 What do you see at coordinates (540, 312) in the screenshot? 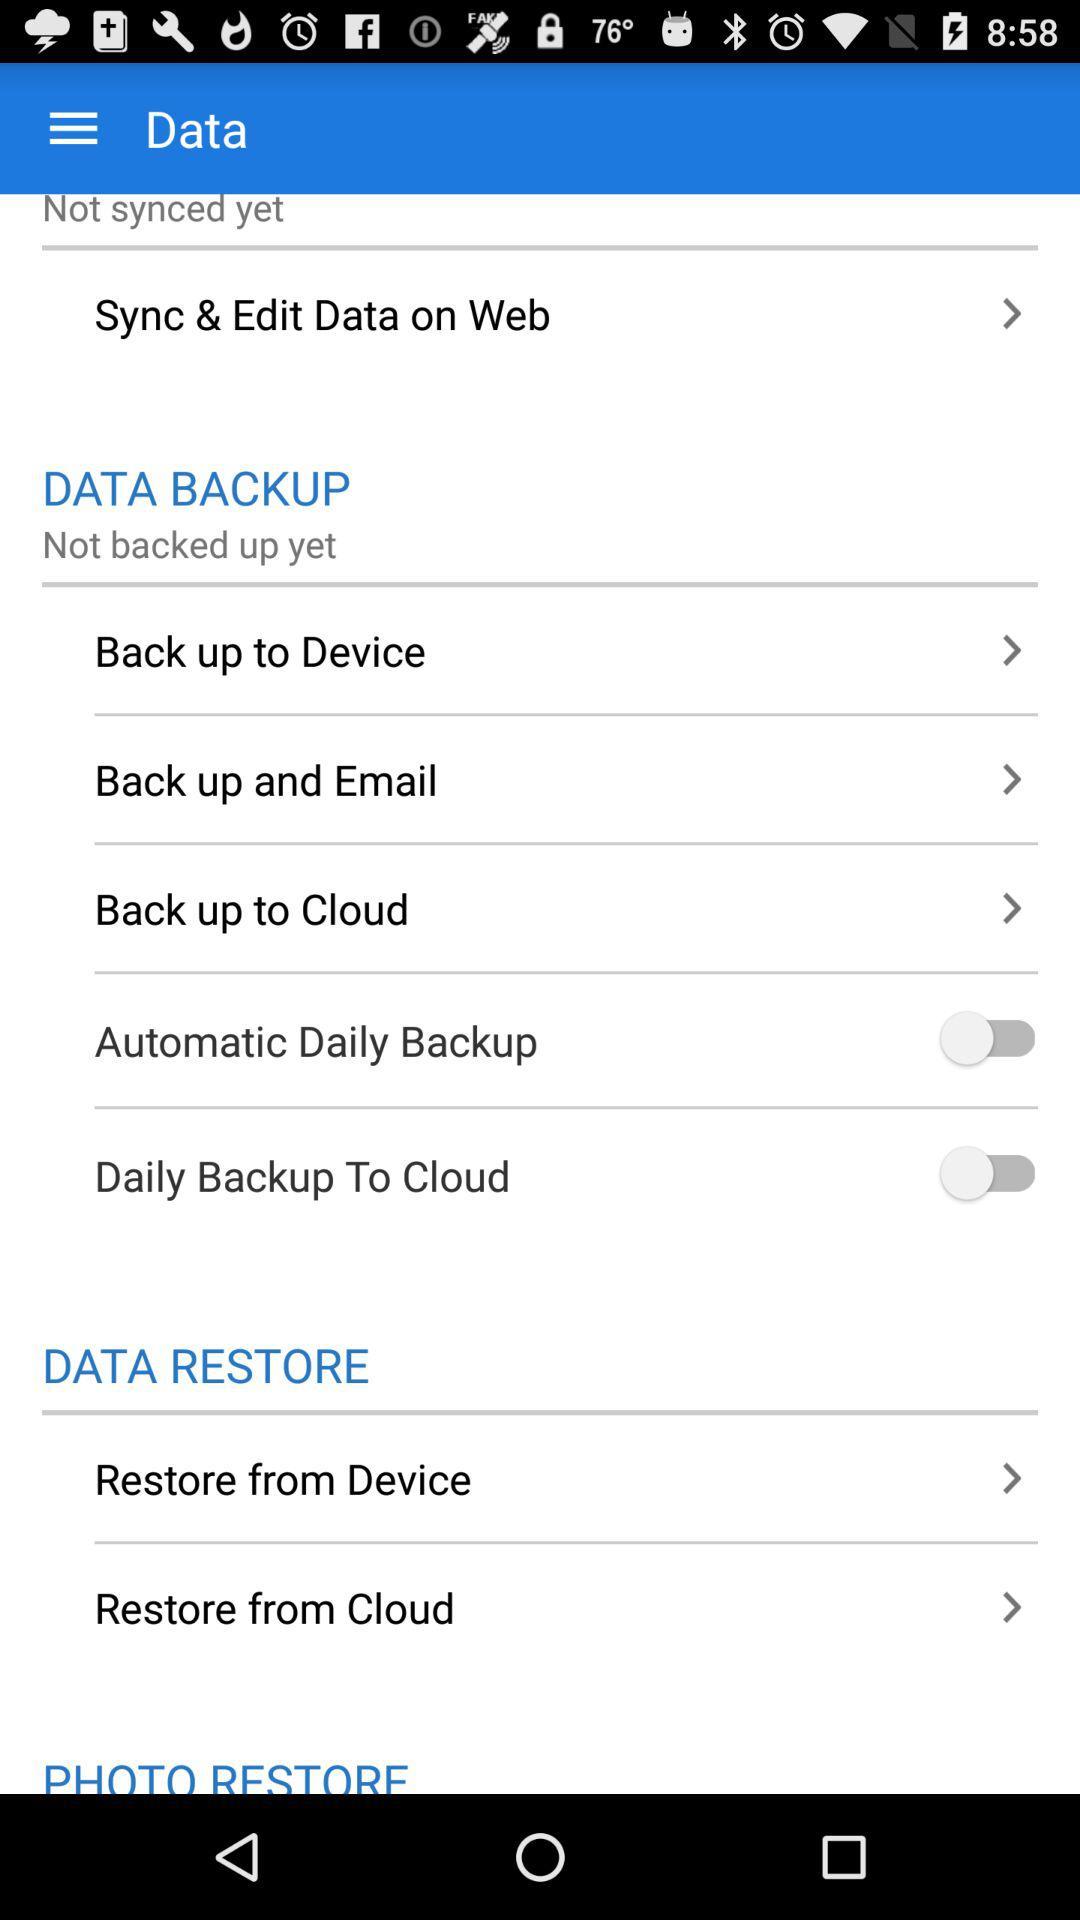
I see `sync edit data item` at bounding box center [540, 312].